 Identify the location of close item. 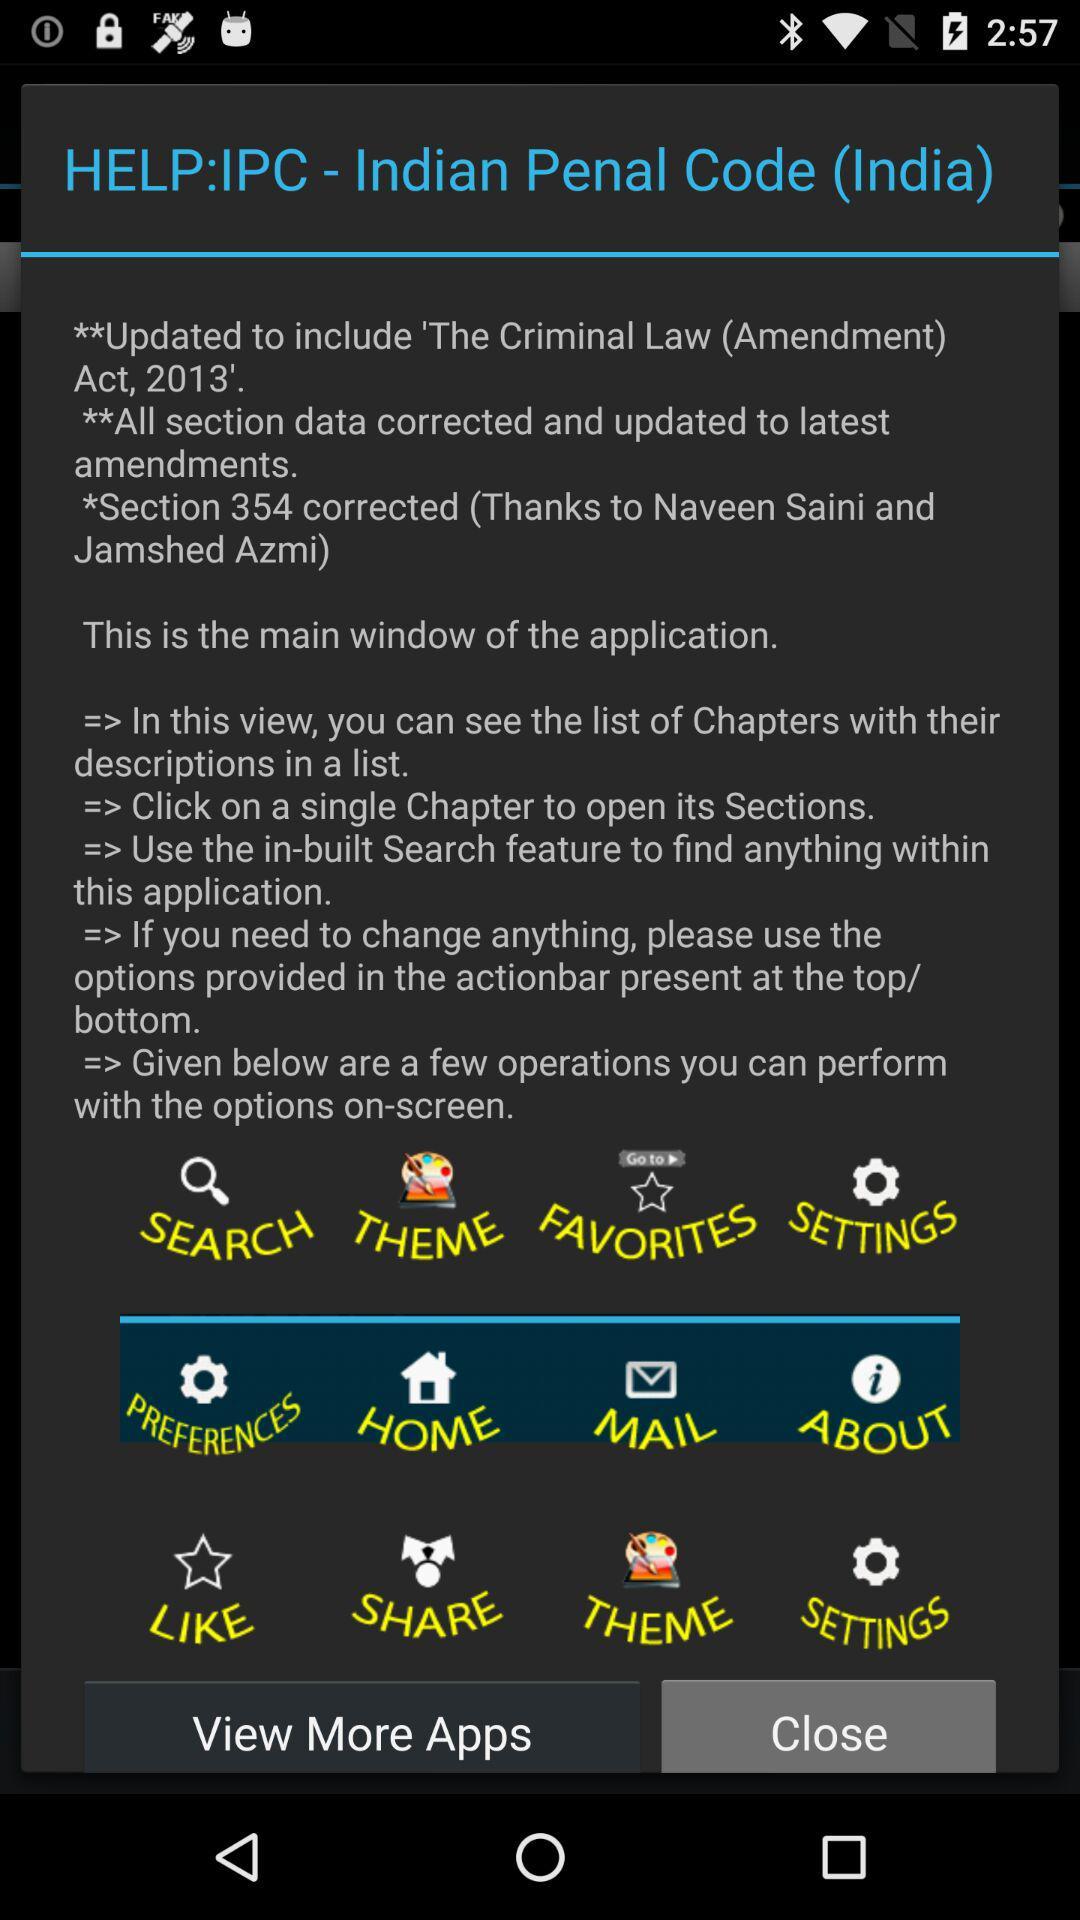
(828, 1720).